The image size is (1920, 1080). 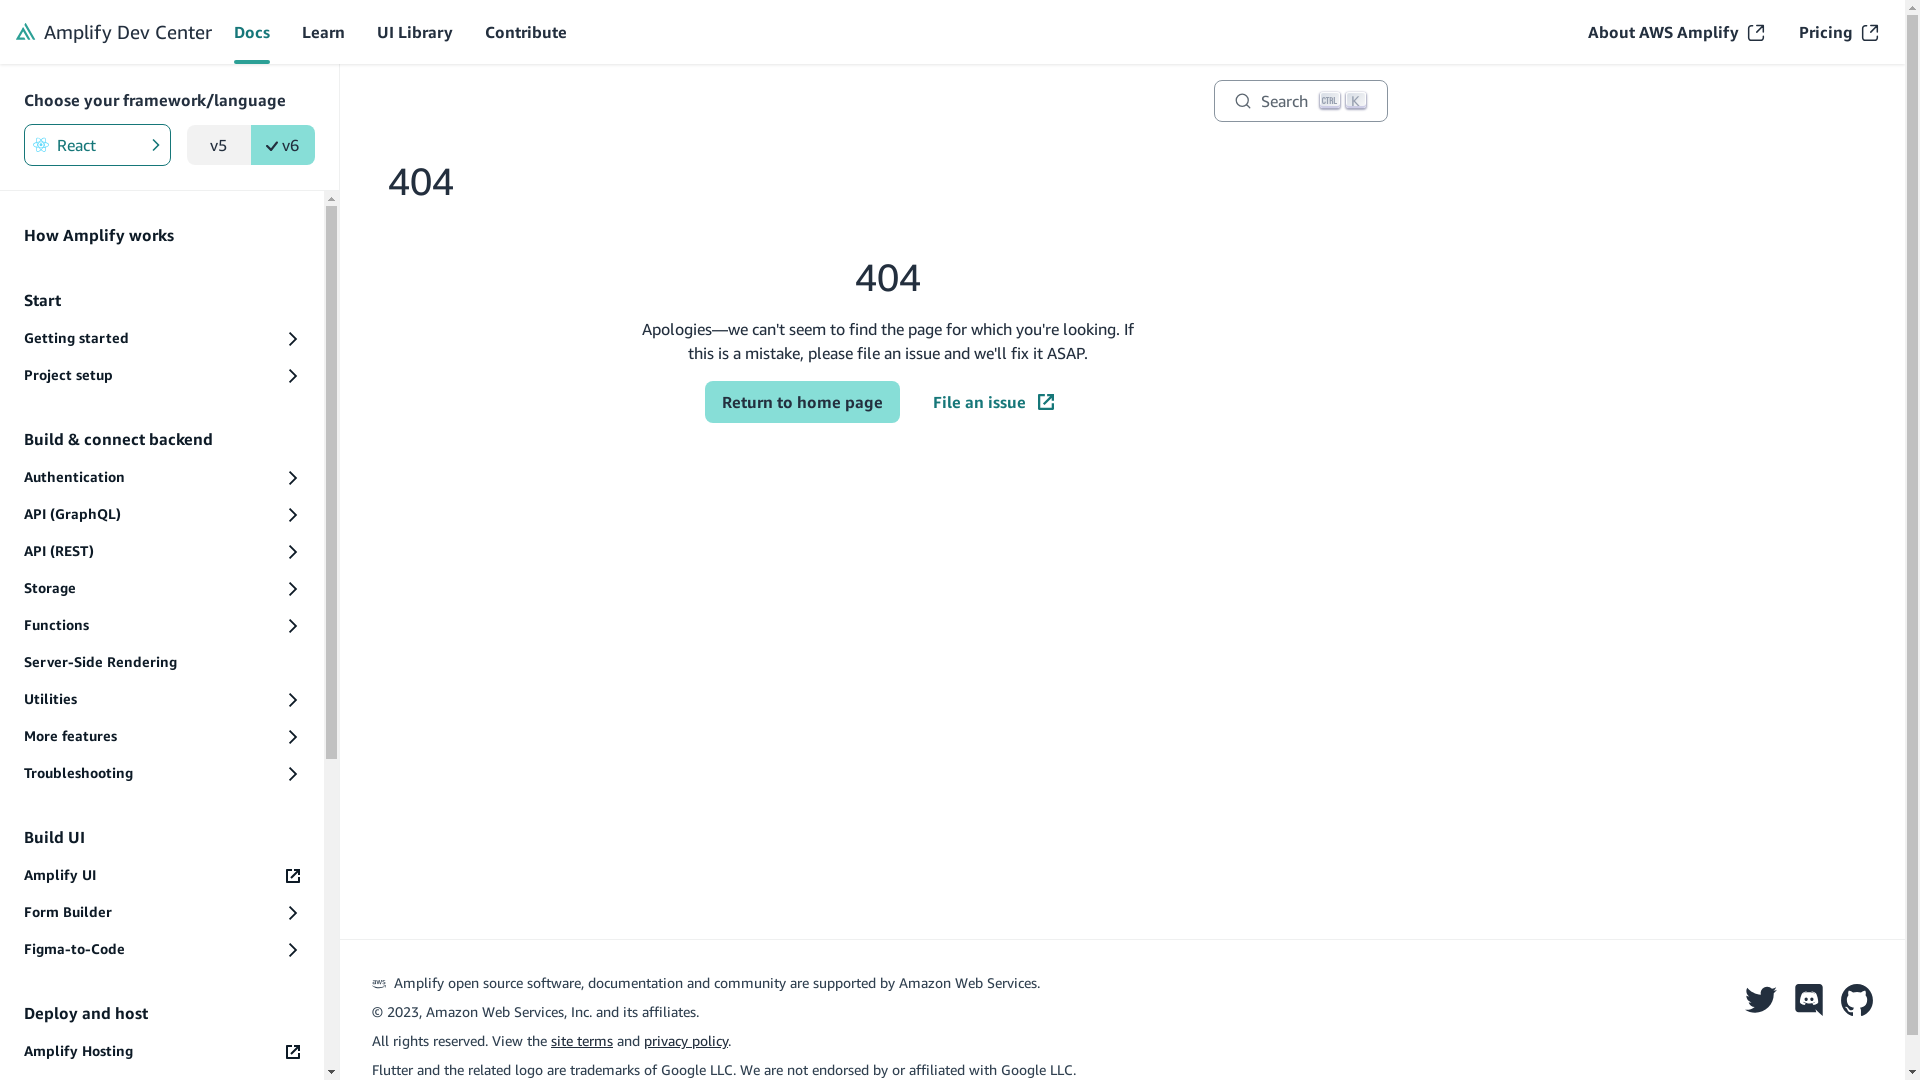 What do you see at coordinates (162, 624) in the screenshot?
I see `'Functions'` at bounding box center [162, 624].